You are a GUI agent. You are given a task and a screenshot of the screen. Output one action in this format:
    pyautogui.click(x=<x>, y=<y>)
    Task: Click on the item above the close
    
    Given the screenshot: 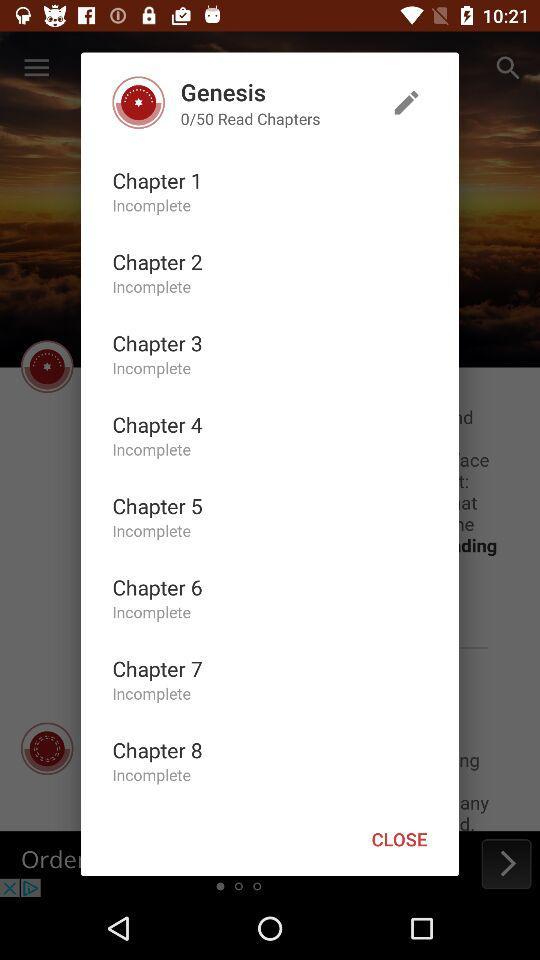 What is the action you would take?
    pyautogui.click(x=405, y=102)
    